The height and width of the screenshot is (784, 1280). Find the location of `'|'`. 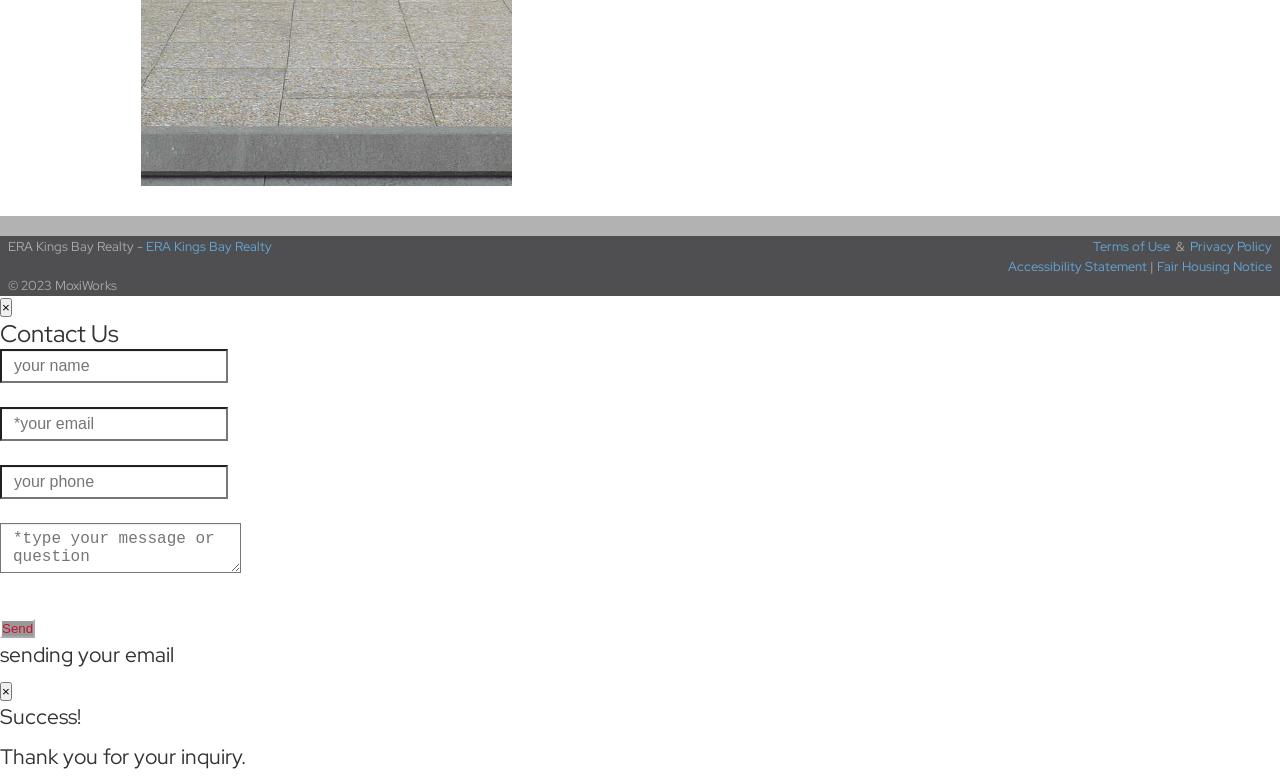

'|' is located at coordinates (1150, 265).